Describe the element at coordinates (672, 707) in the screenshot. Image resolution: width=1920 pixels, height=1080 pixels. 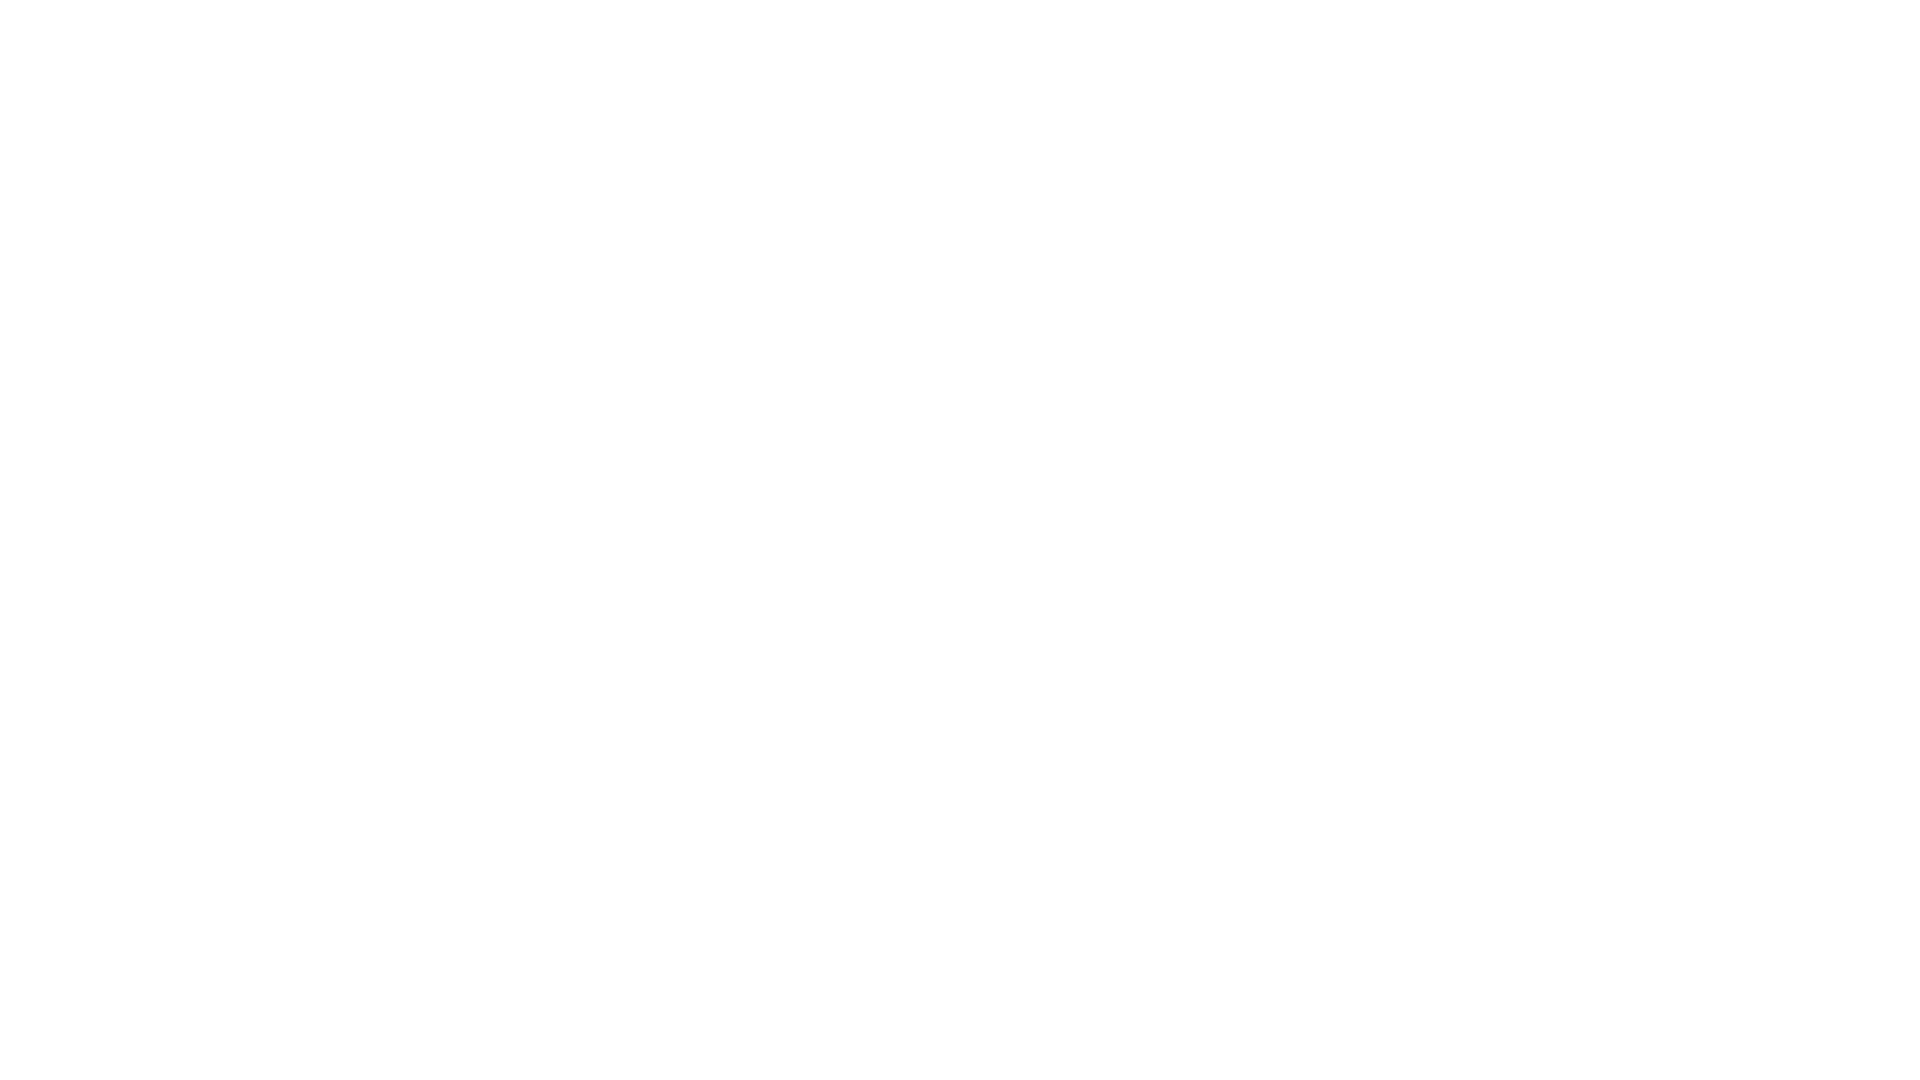
I see `Tillat ndvendige` at that location.